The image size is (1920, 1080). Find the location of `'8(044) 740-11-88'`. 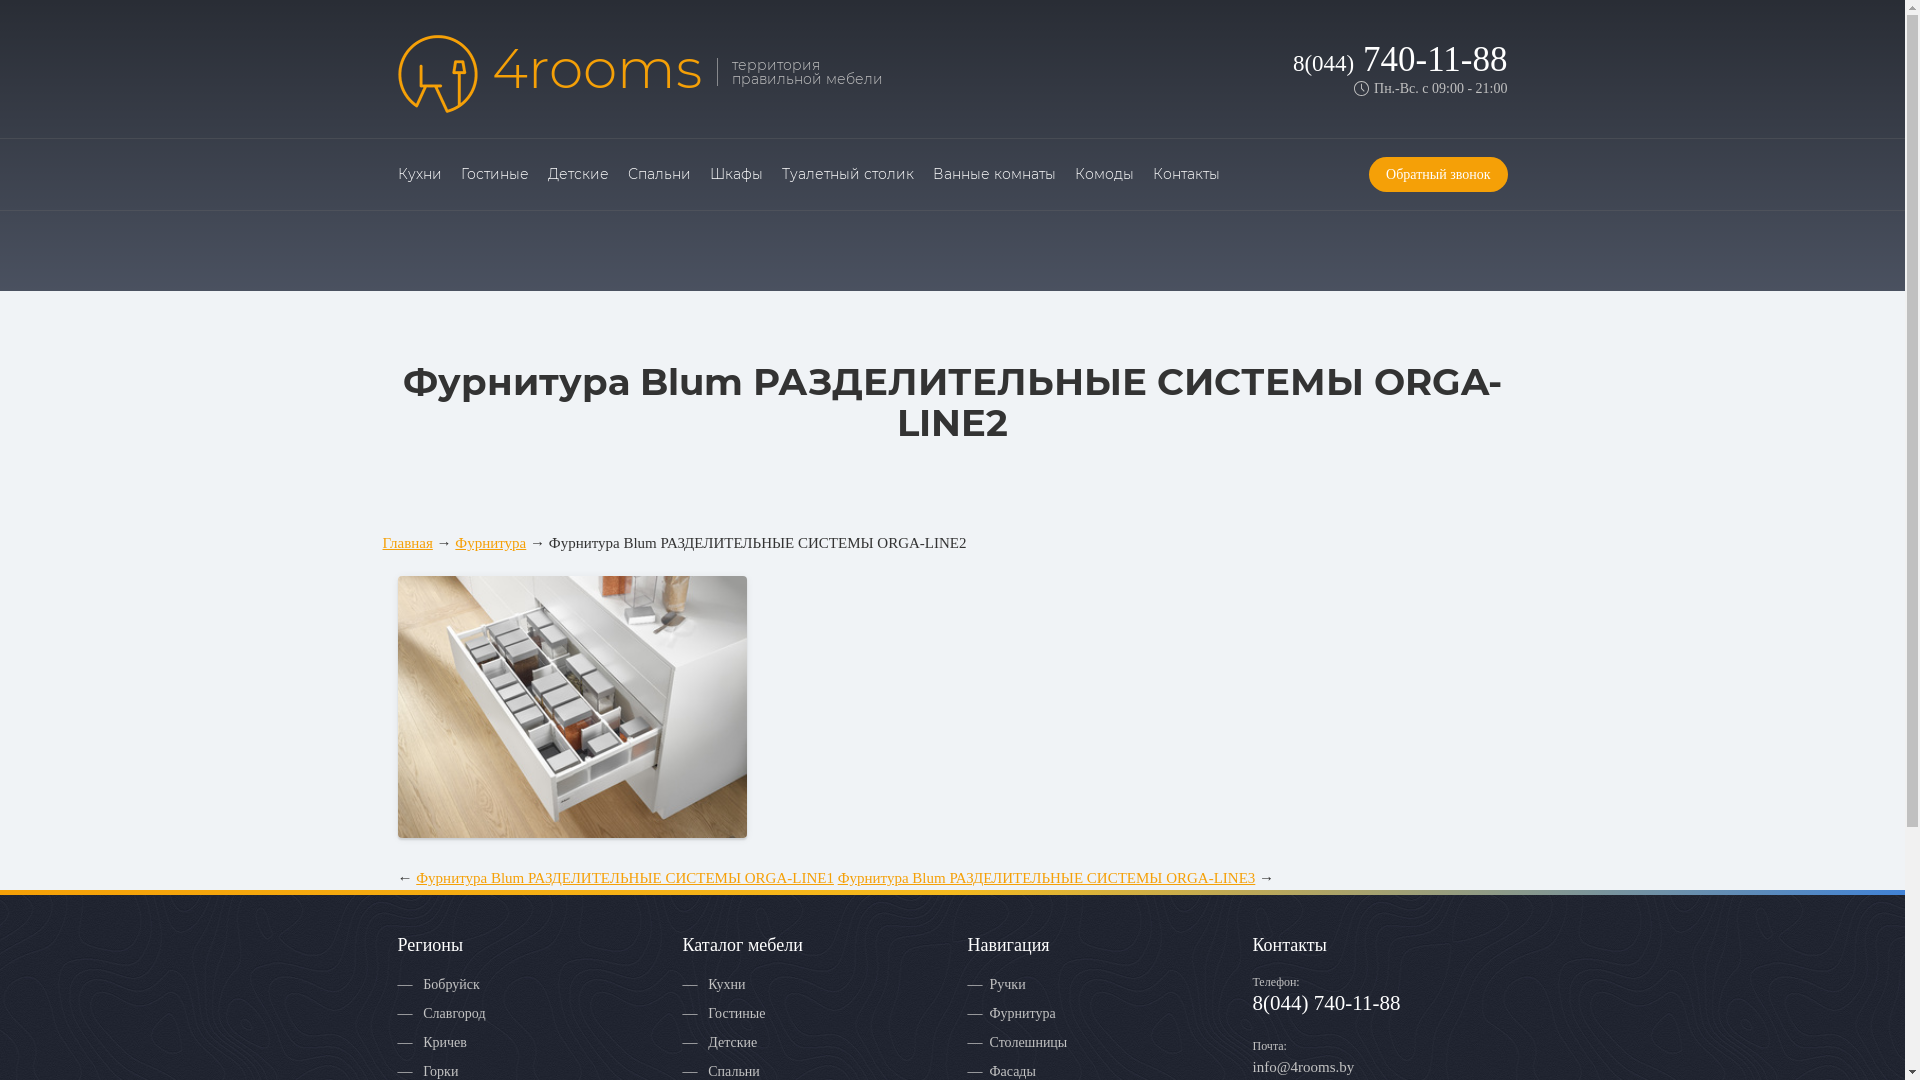

'8(044) 740-11-88' is located at coordinates (1292, 58).